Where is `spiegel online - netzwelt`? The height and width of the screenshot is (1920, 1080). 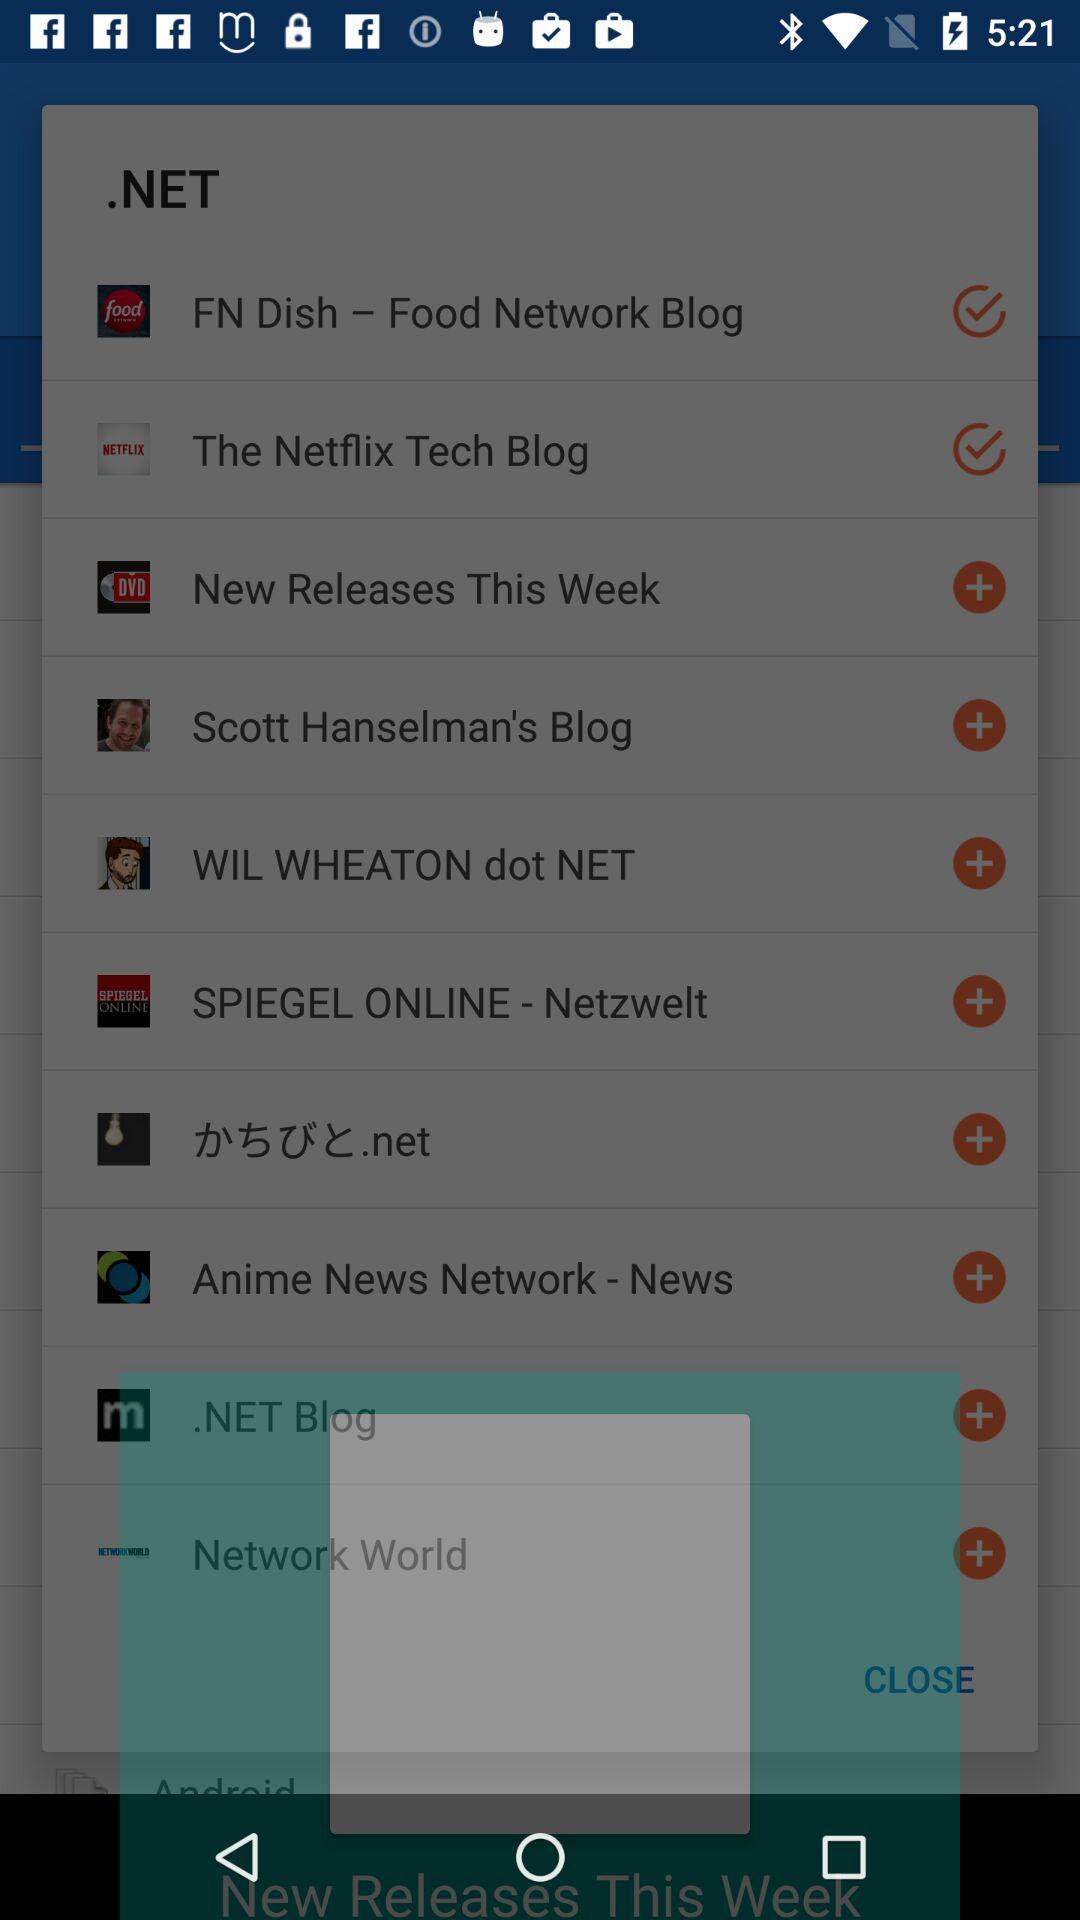
spiegel online - netzwelt is located at coordinates (563, 1001).